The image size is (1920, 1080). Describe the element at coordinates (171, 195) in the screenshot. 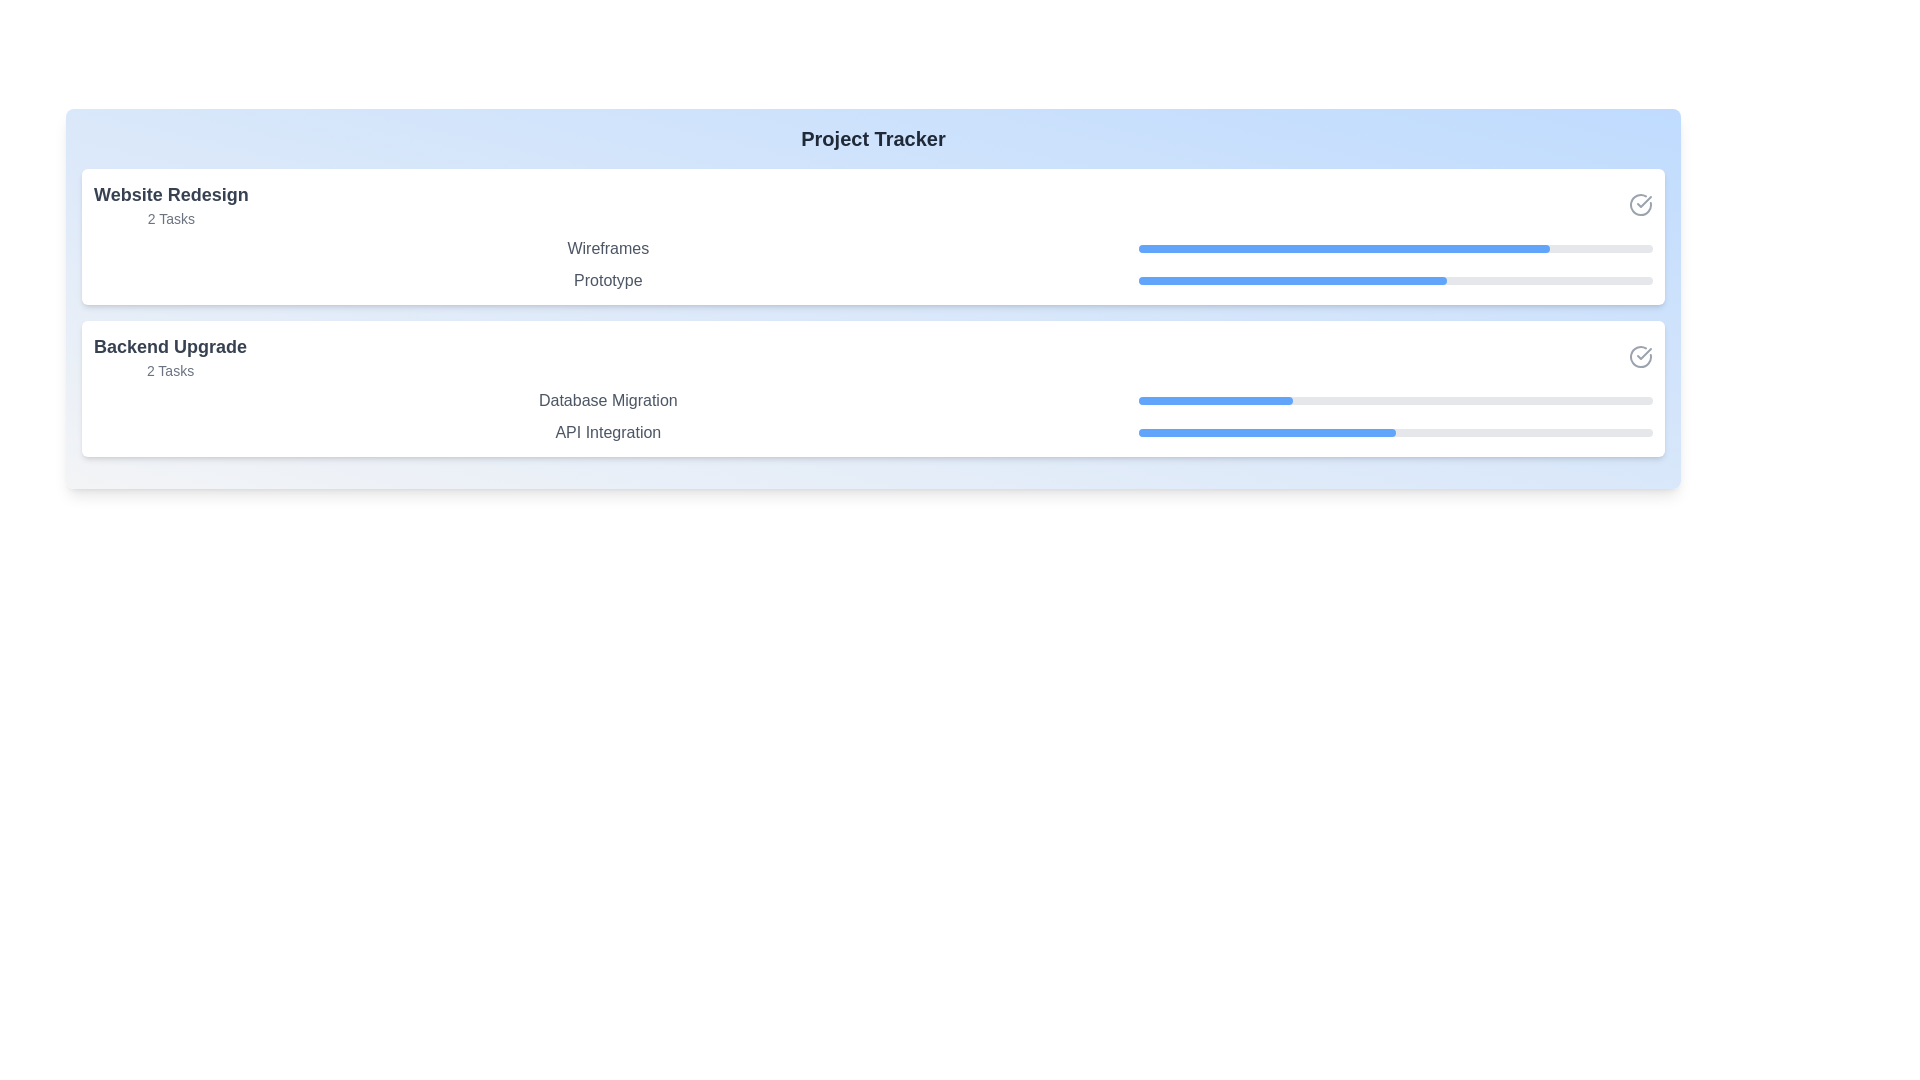

I see `the bold text 'Website Redesign'` at that location.